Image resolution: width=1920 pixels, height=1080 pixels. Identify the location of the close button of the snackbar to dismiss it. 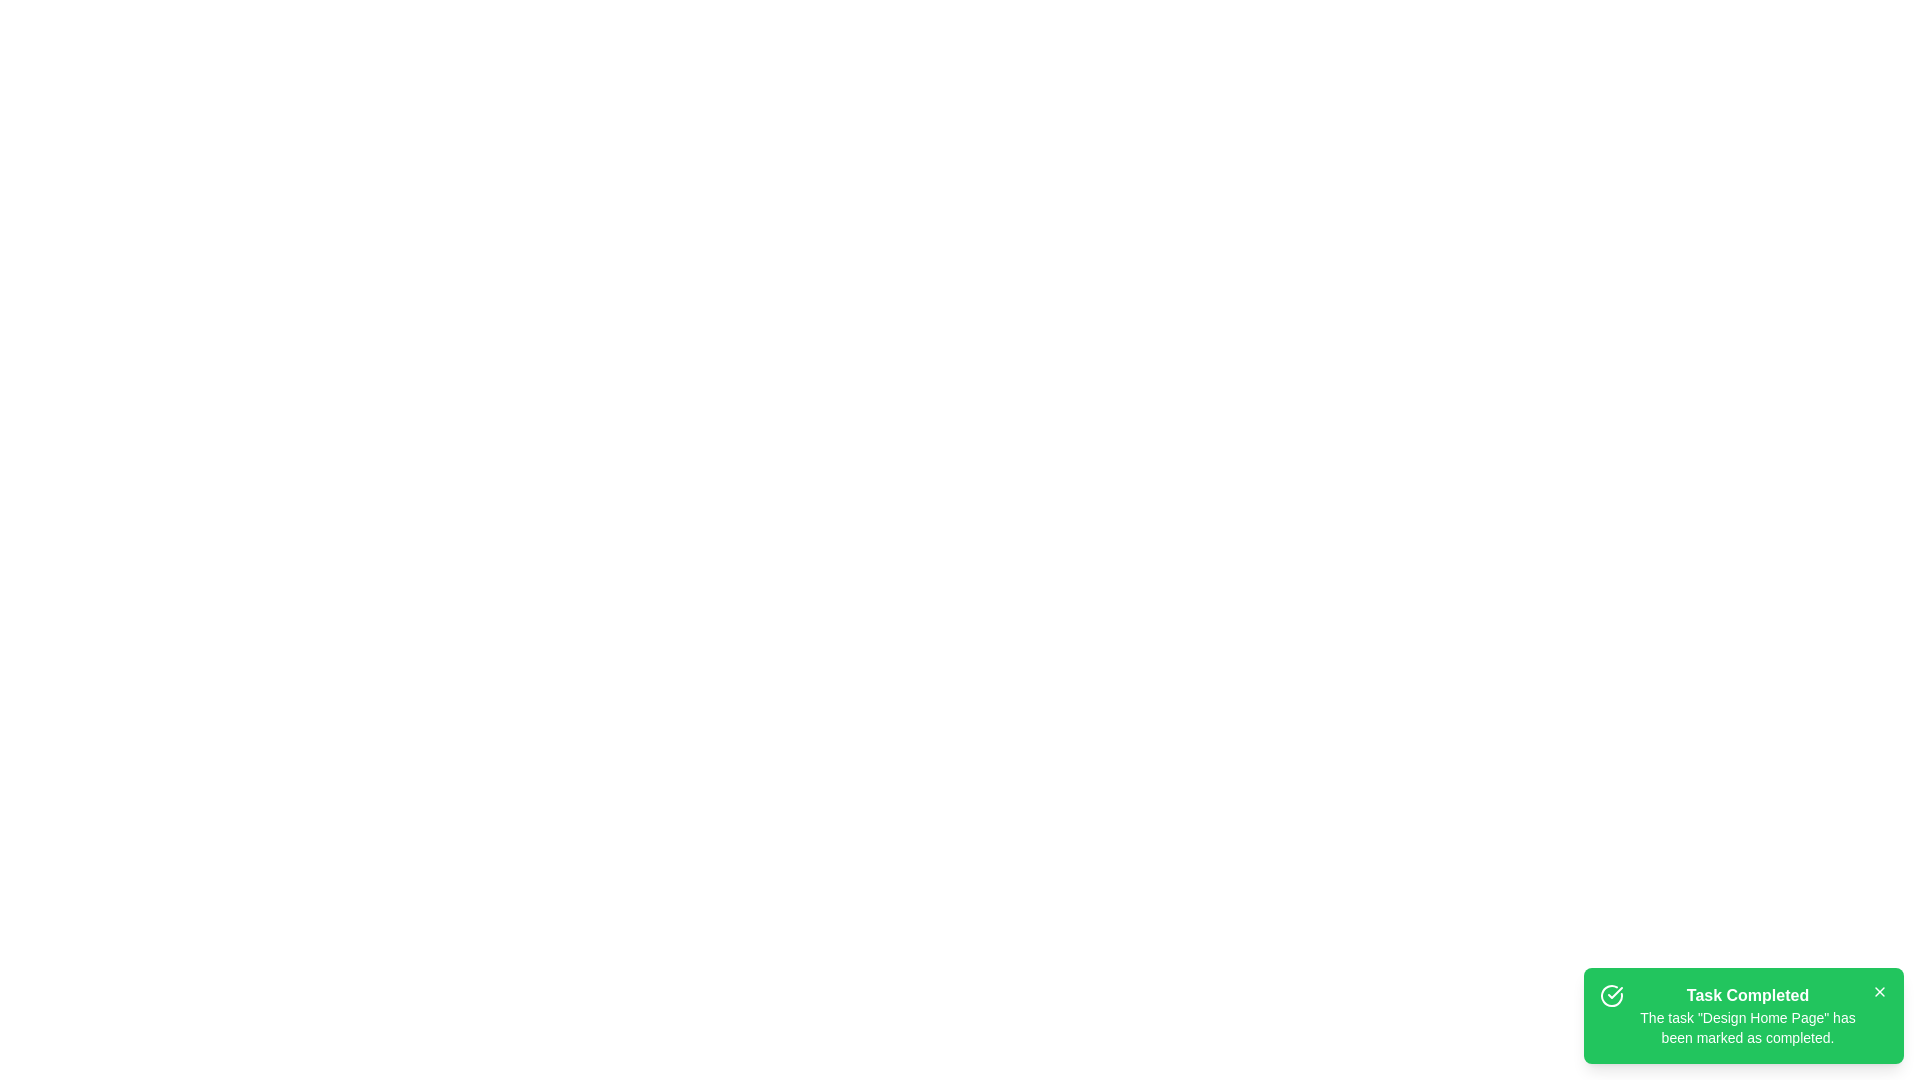
(1879, 991).